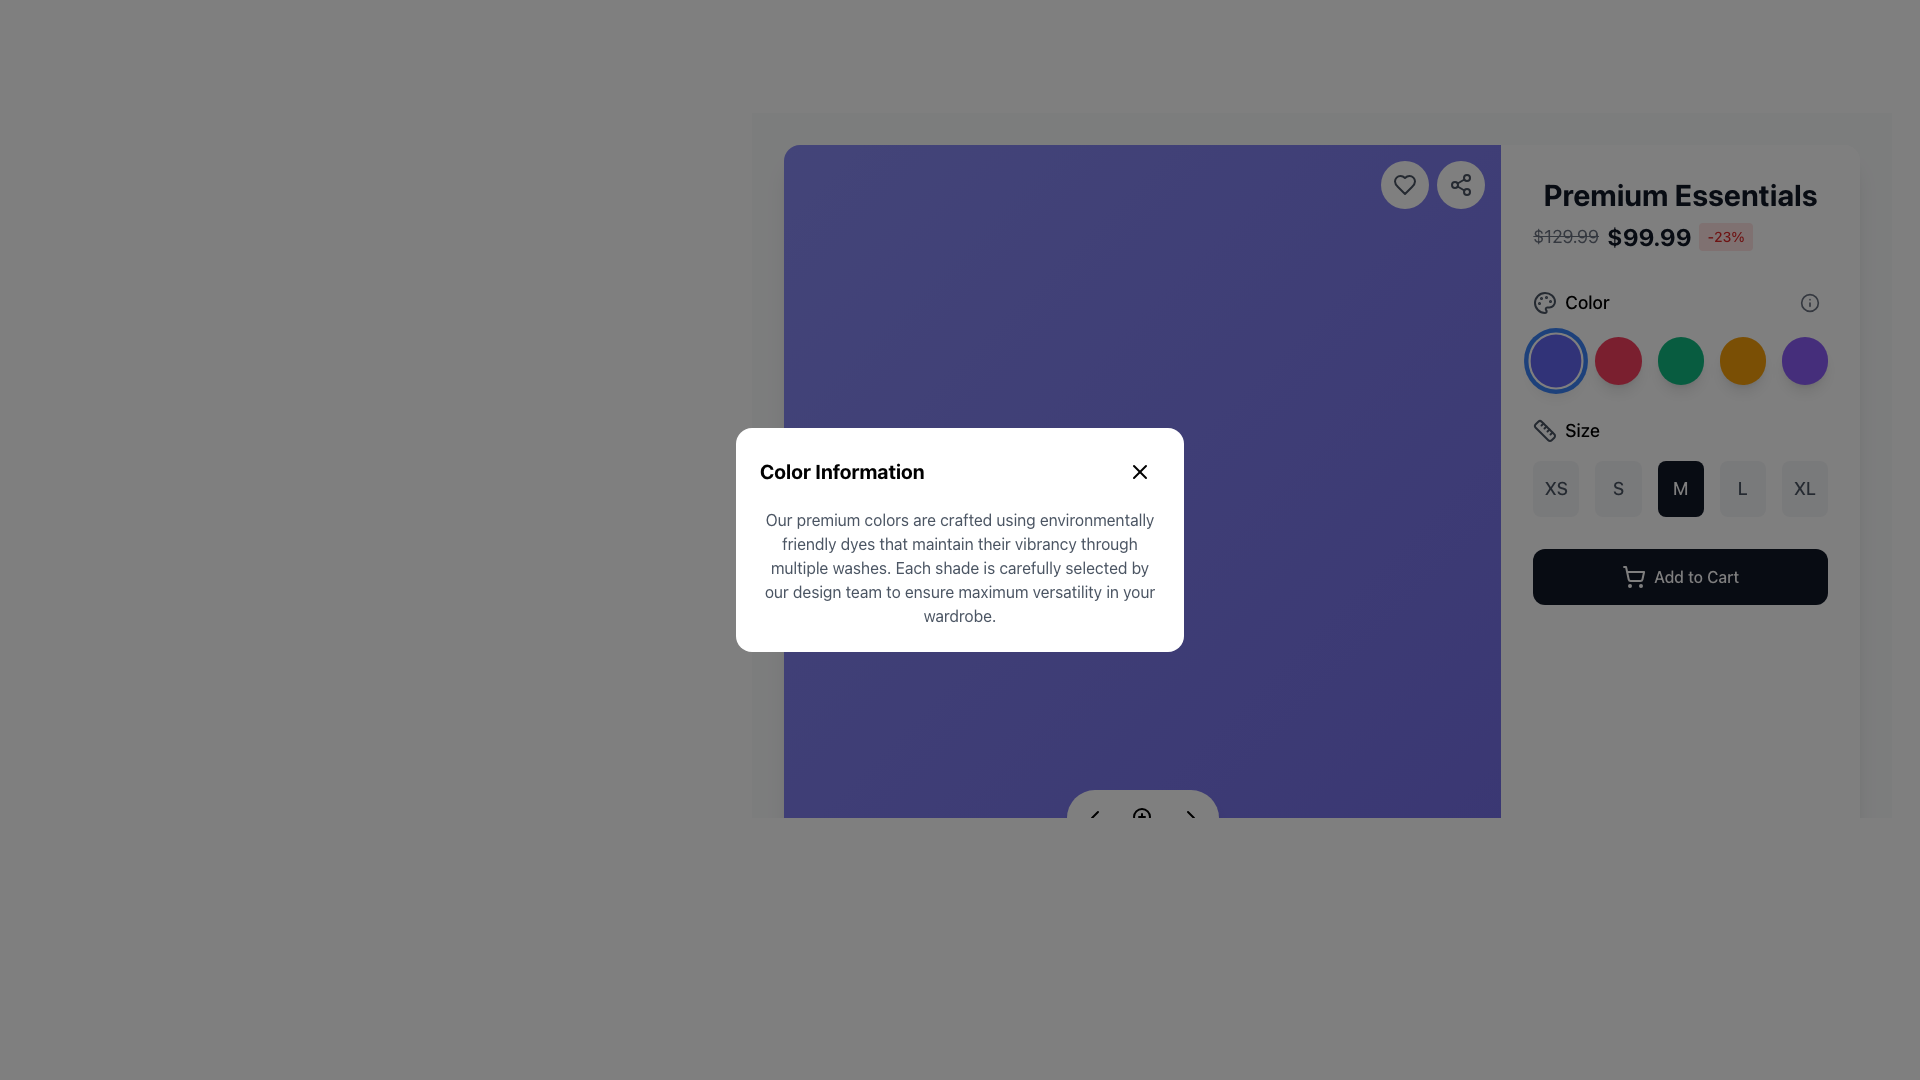 The height and width of the screenshot is (1080, 1920). What do you see at coordinates (1741, 361) in the screenshot?
I see `the fourth button in the sequence of color options, which allows users to select the 'Golden Hour' color, located near the top-right section of the interface` at bounding box center [1741, 361].